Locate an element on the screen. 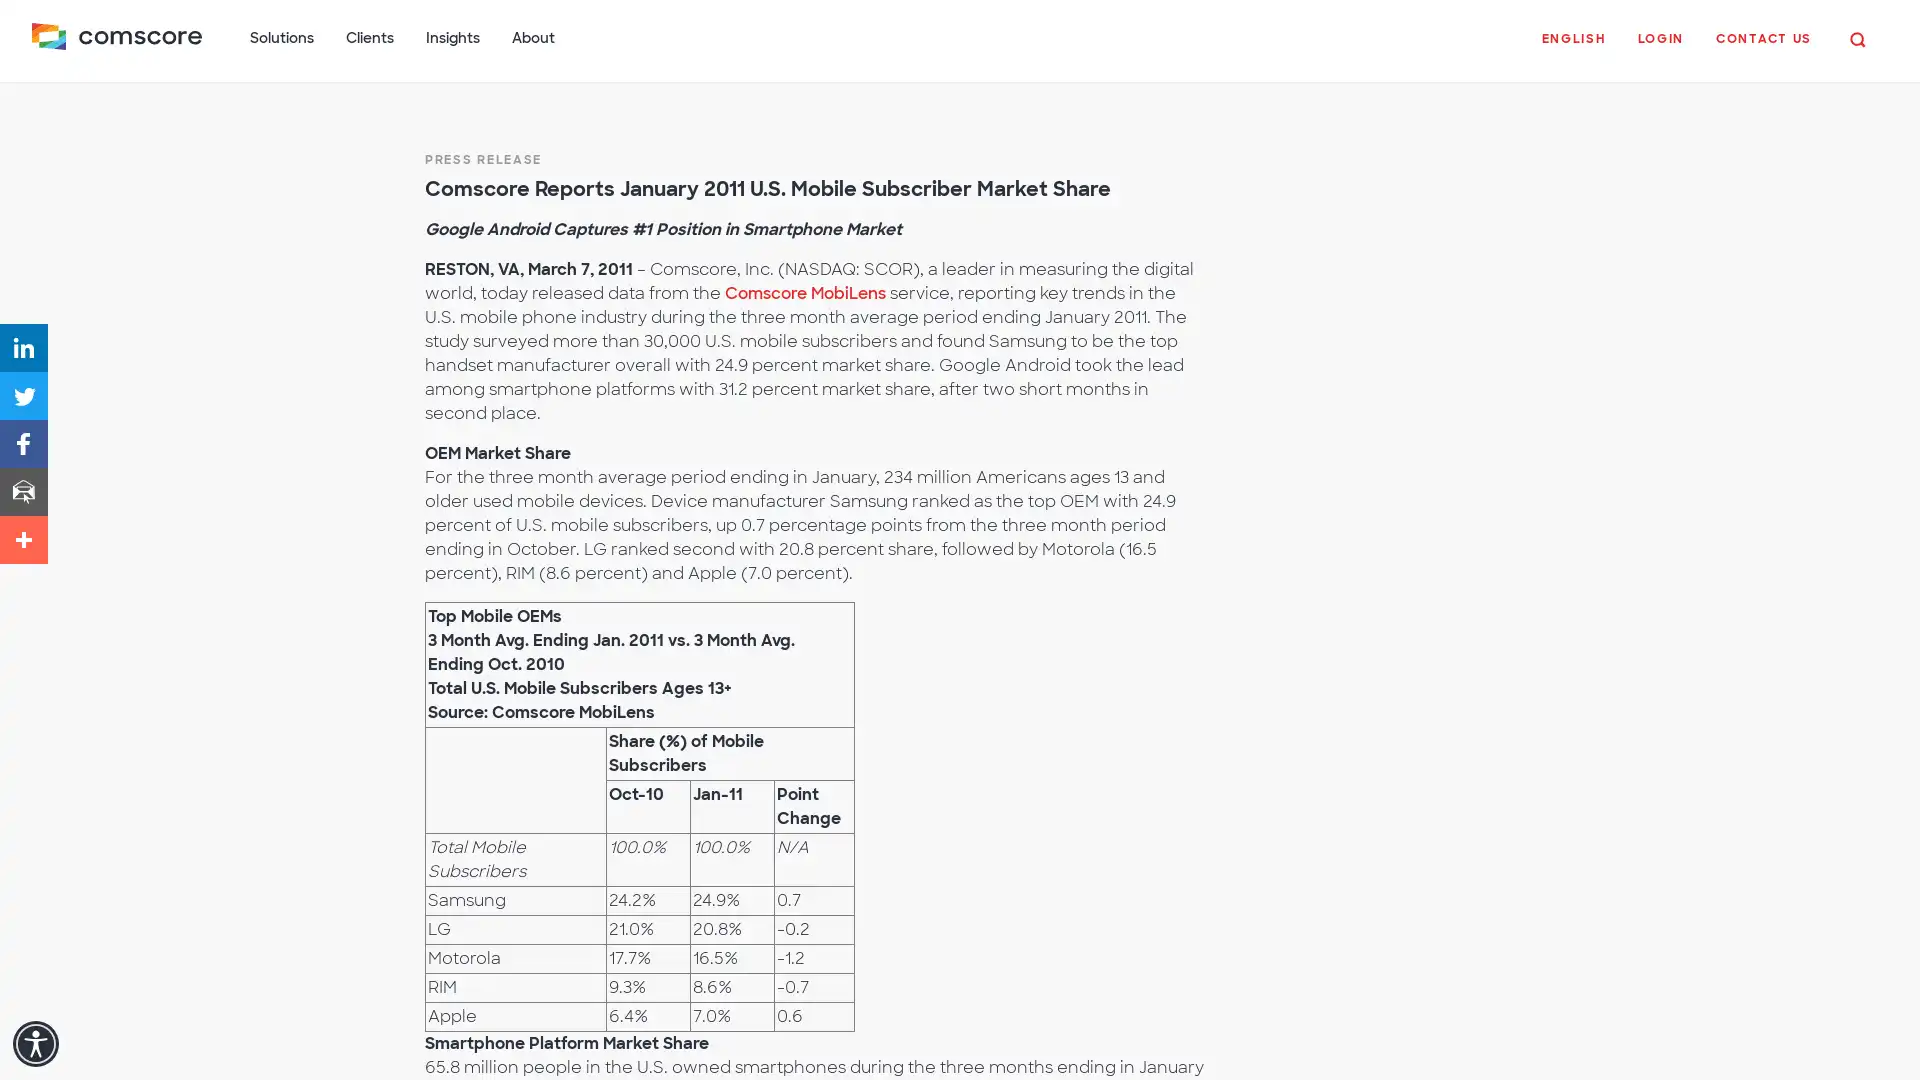  ENGLISH is located at coordinates (1572, 48).